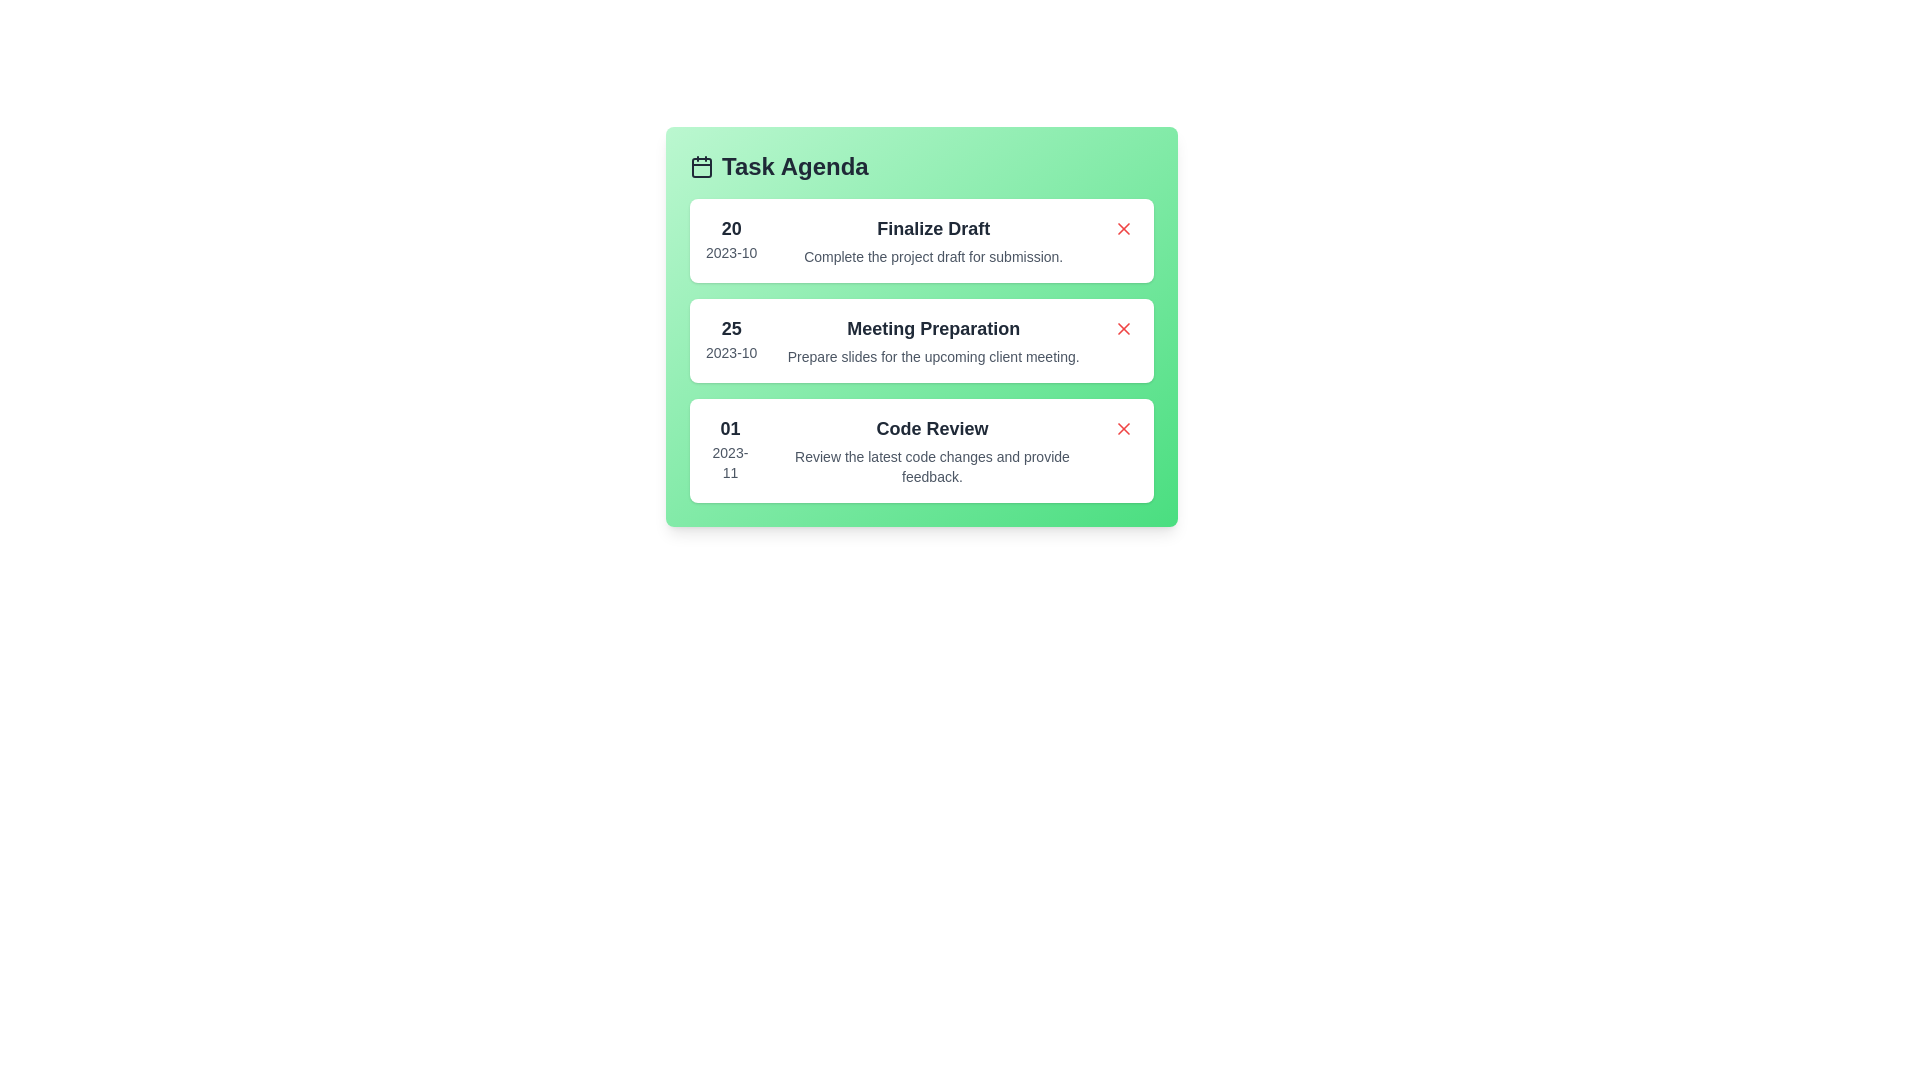 The width and height of the screenshot is (1920, 1080). Describe the element at coordinates (1123, 427) in the screenshot. I see `the delete button for the task labeled 'Code Review'` at that location.